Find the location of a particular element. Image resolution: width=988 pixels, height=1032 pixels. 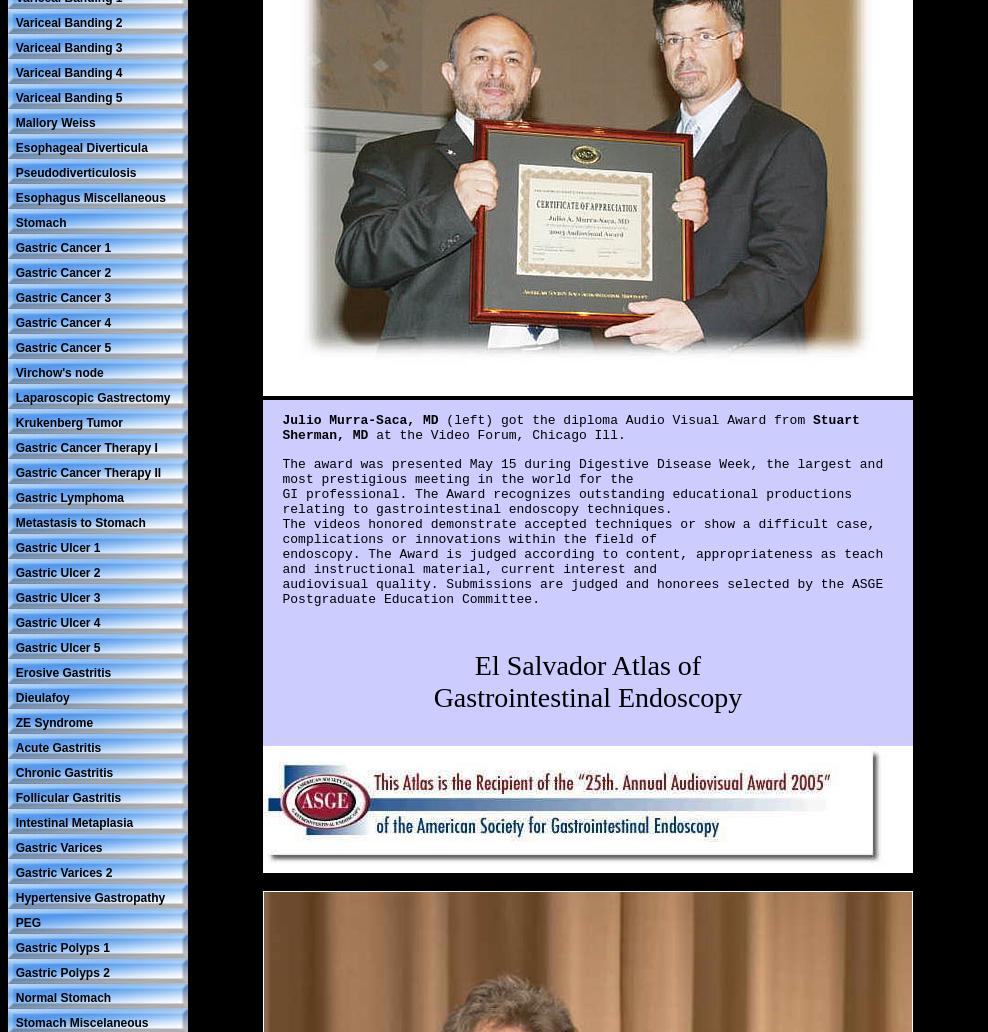

'GI professional. The Award recognizes outstanding educational productions relating to gastrointestinal endoscopy techniques.' is located at coordinates (567, 500).